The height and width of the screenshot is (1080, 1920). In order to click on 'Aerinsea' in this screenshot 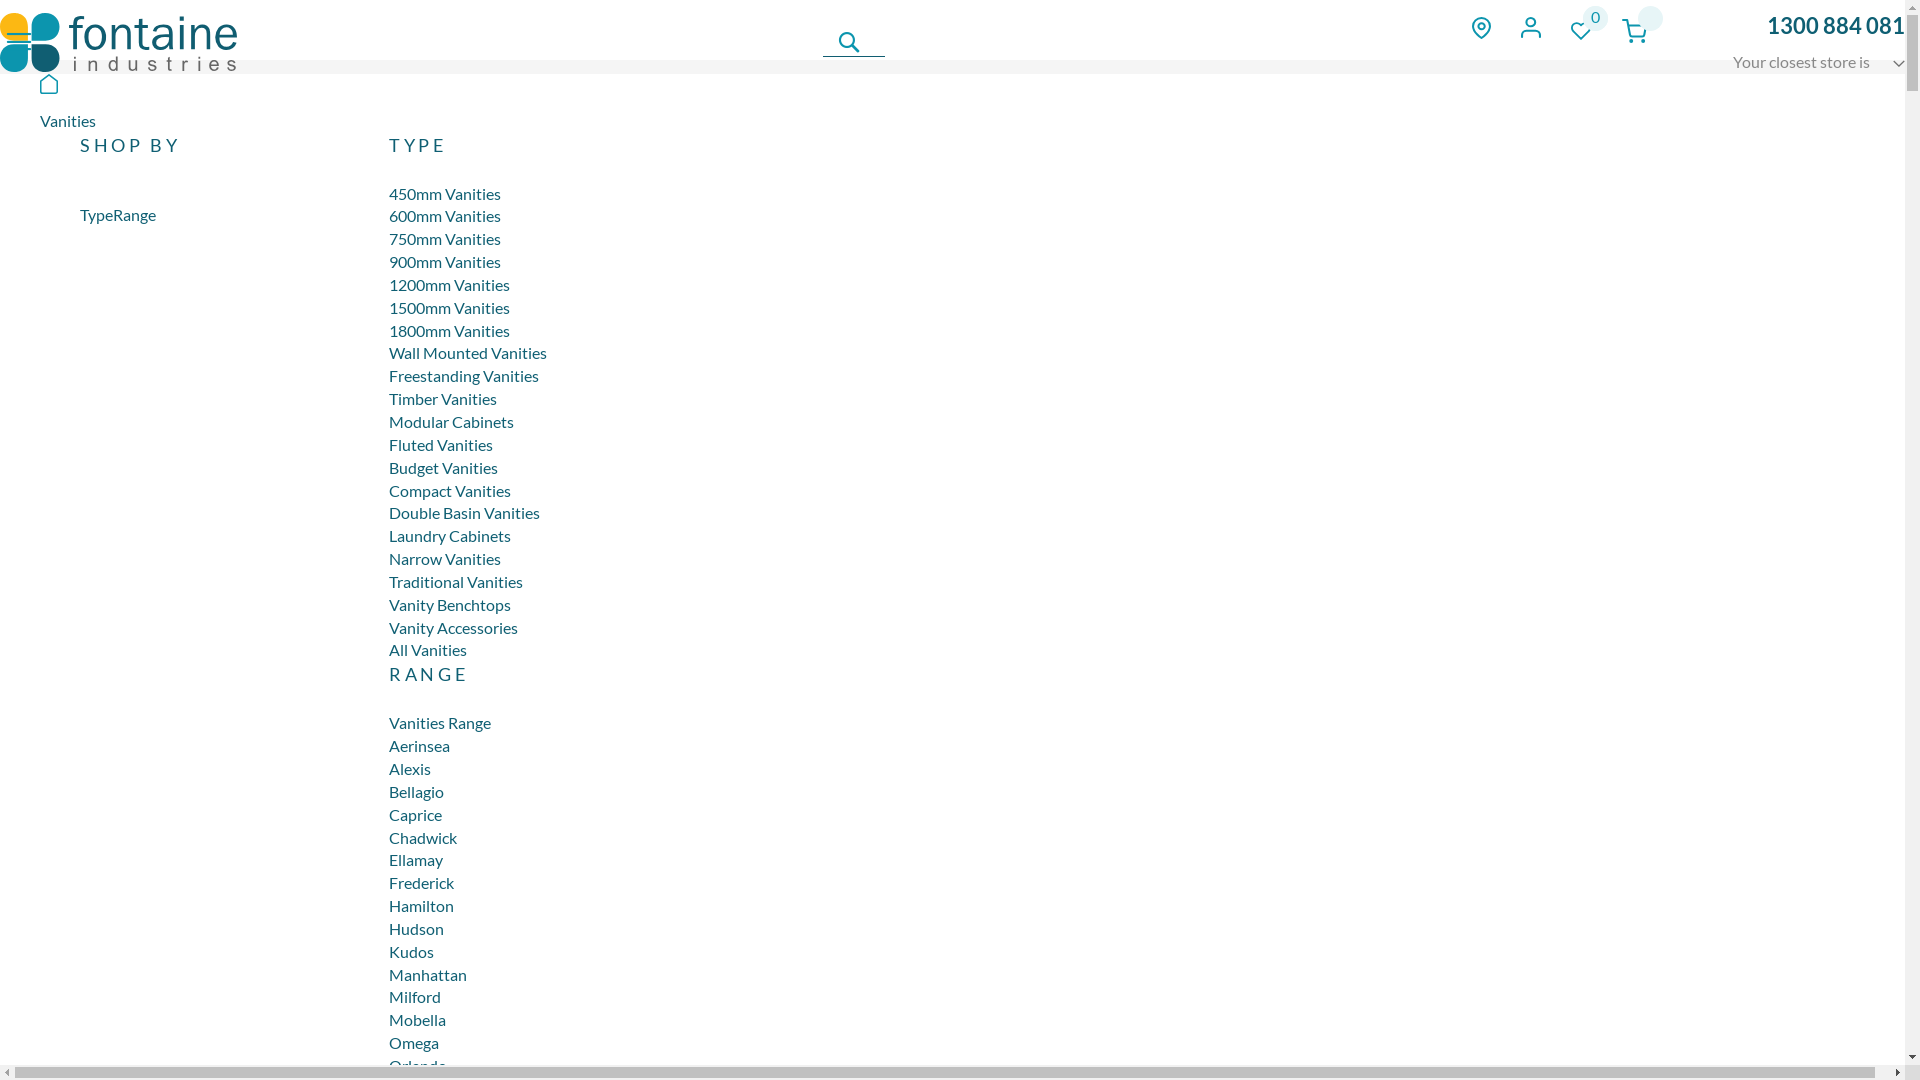, I will do `click(418, 745)`.